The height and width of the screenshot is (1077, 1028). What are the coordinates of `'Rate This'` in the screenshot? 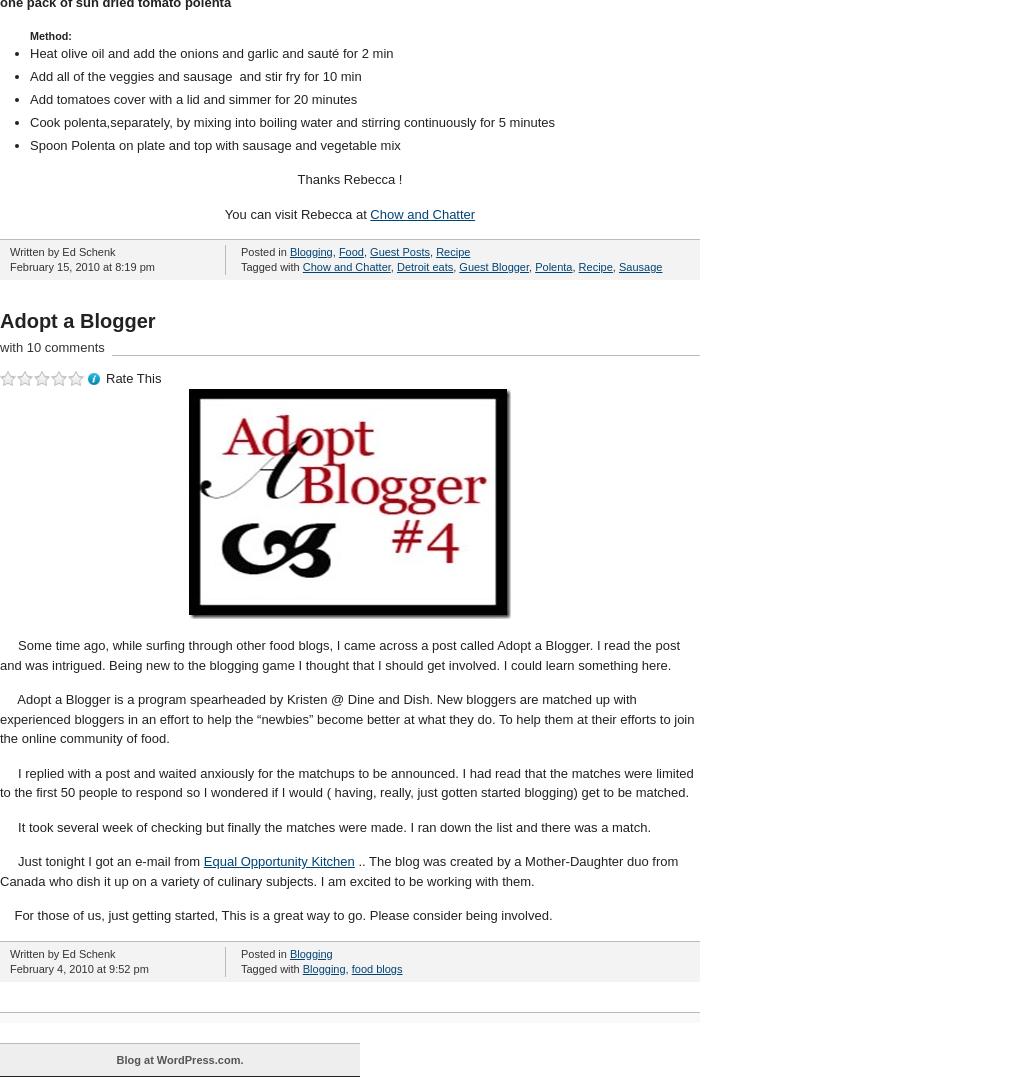 It's located at (133, 378).